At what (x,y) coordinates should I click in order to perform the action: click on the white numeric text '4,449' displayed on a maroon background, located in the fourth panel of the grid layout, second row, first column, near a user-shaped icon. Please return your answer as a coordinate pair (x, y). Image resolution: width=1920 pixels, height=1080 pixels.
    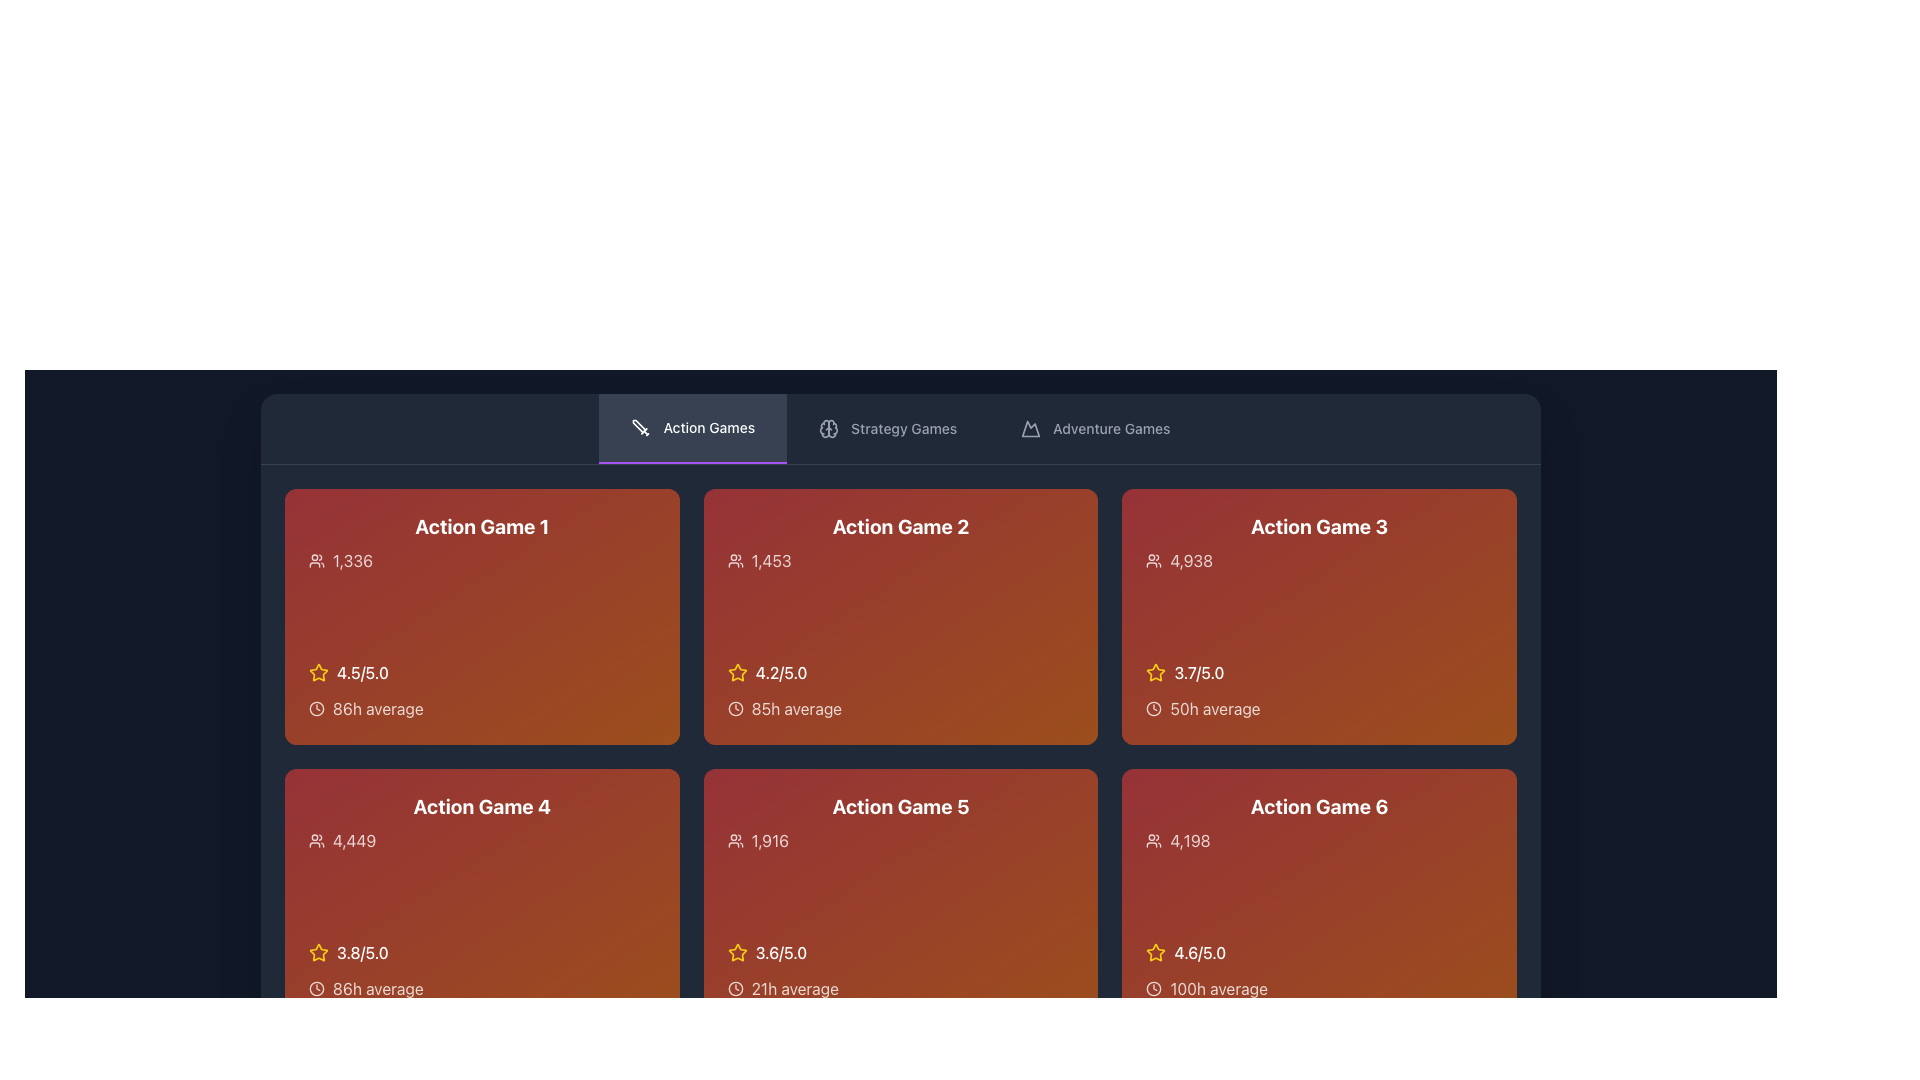
    Looking at the image, I should click on (354, 840).